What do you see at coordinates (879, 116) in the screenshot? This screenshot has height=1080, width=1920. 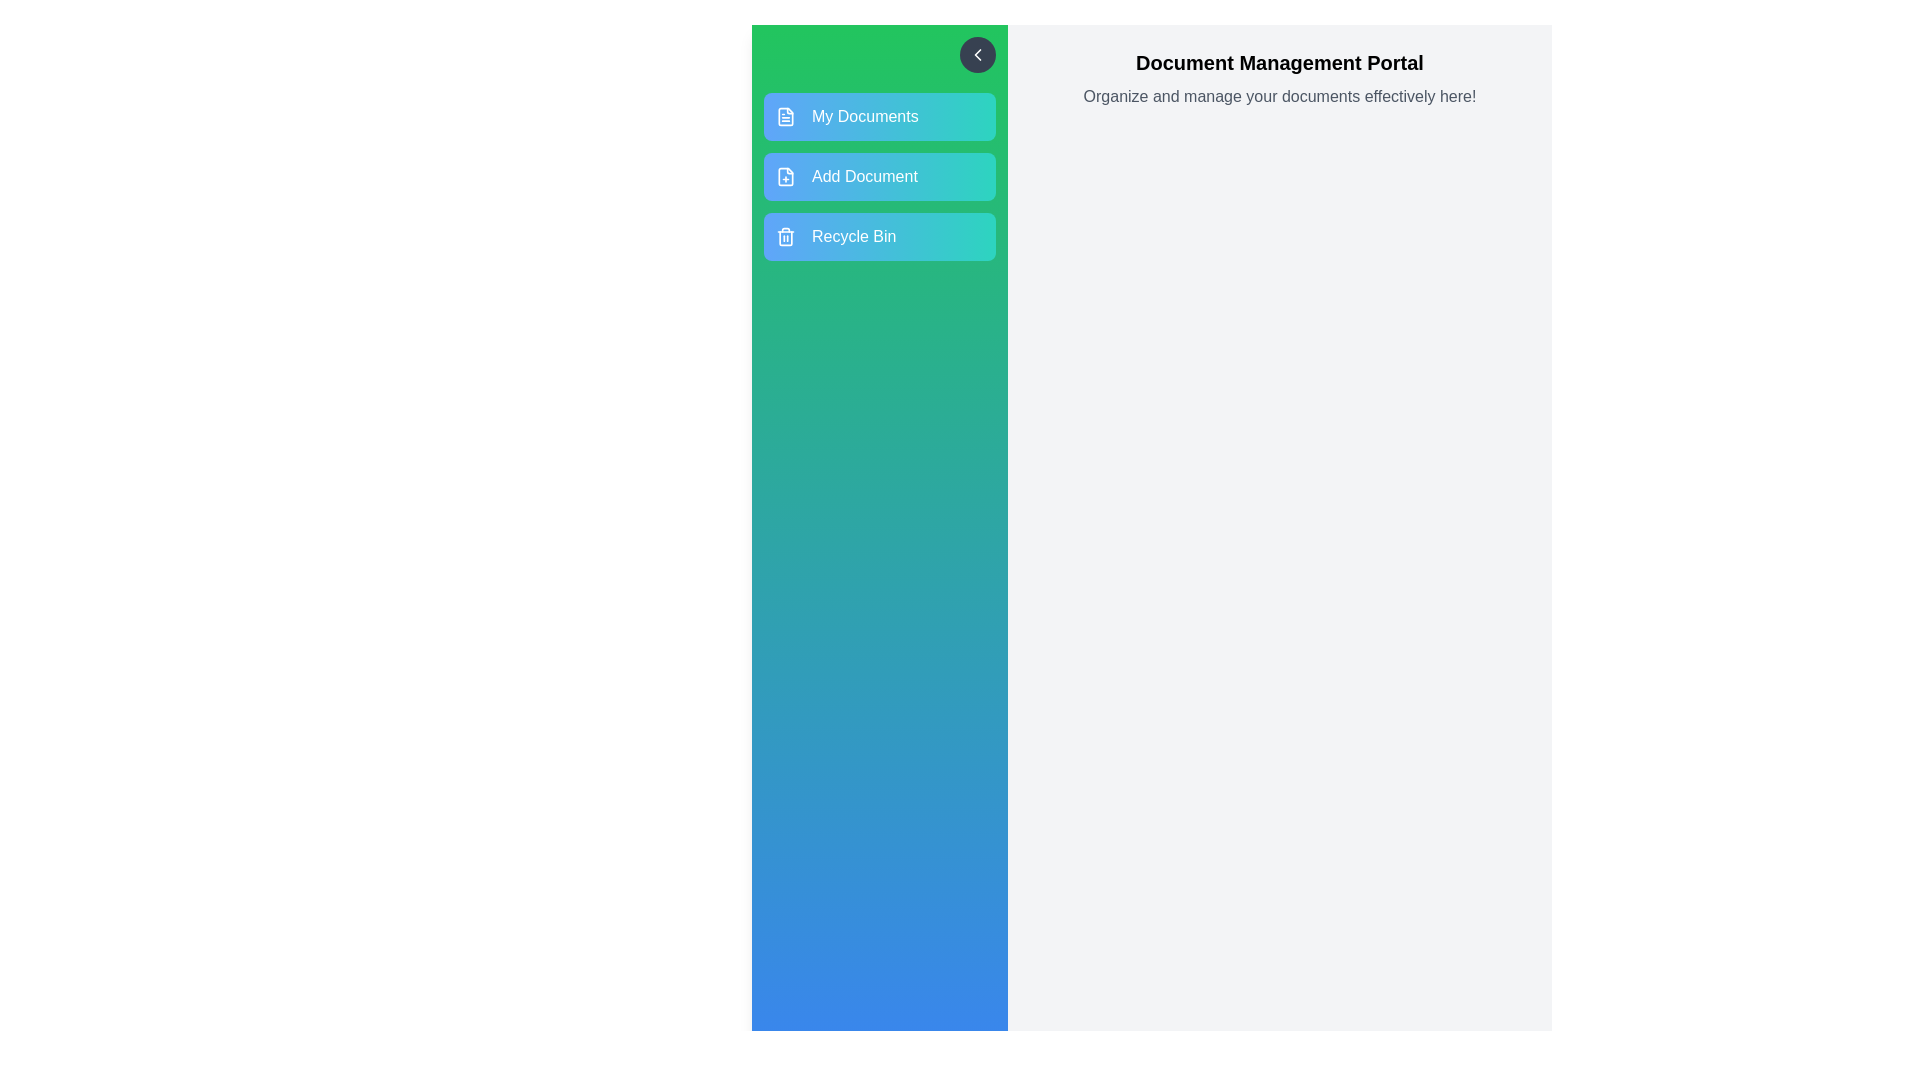 I see `the menu option My Documents to view its hover effect` at bounding box center [879, 116].